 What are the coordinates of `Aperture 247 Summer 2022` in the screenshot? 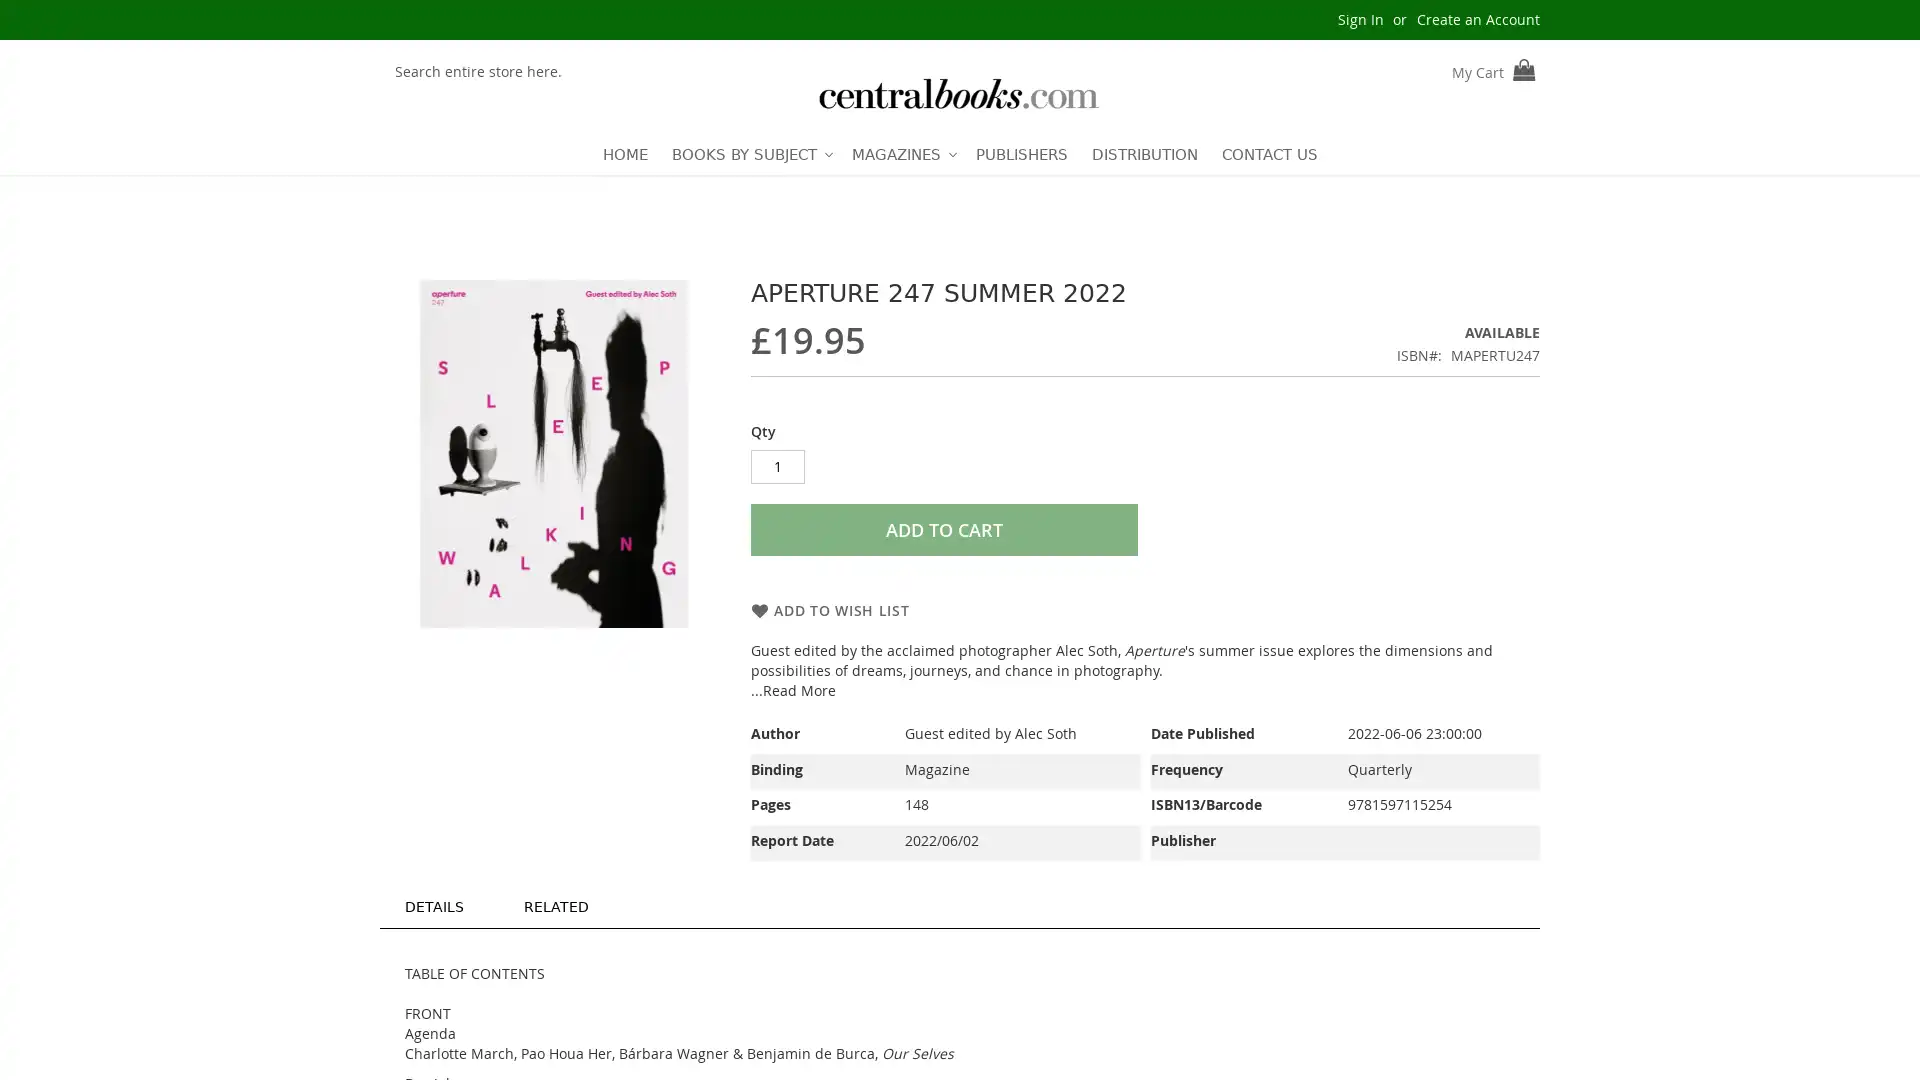 It's located at (514, 684).